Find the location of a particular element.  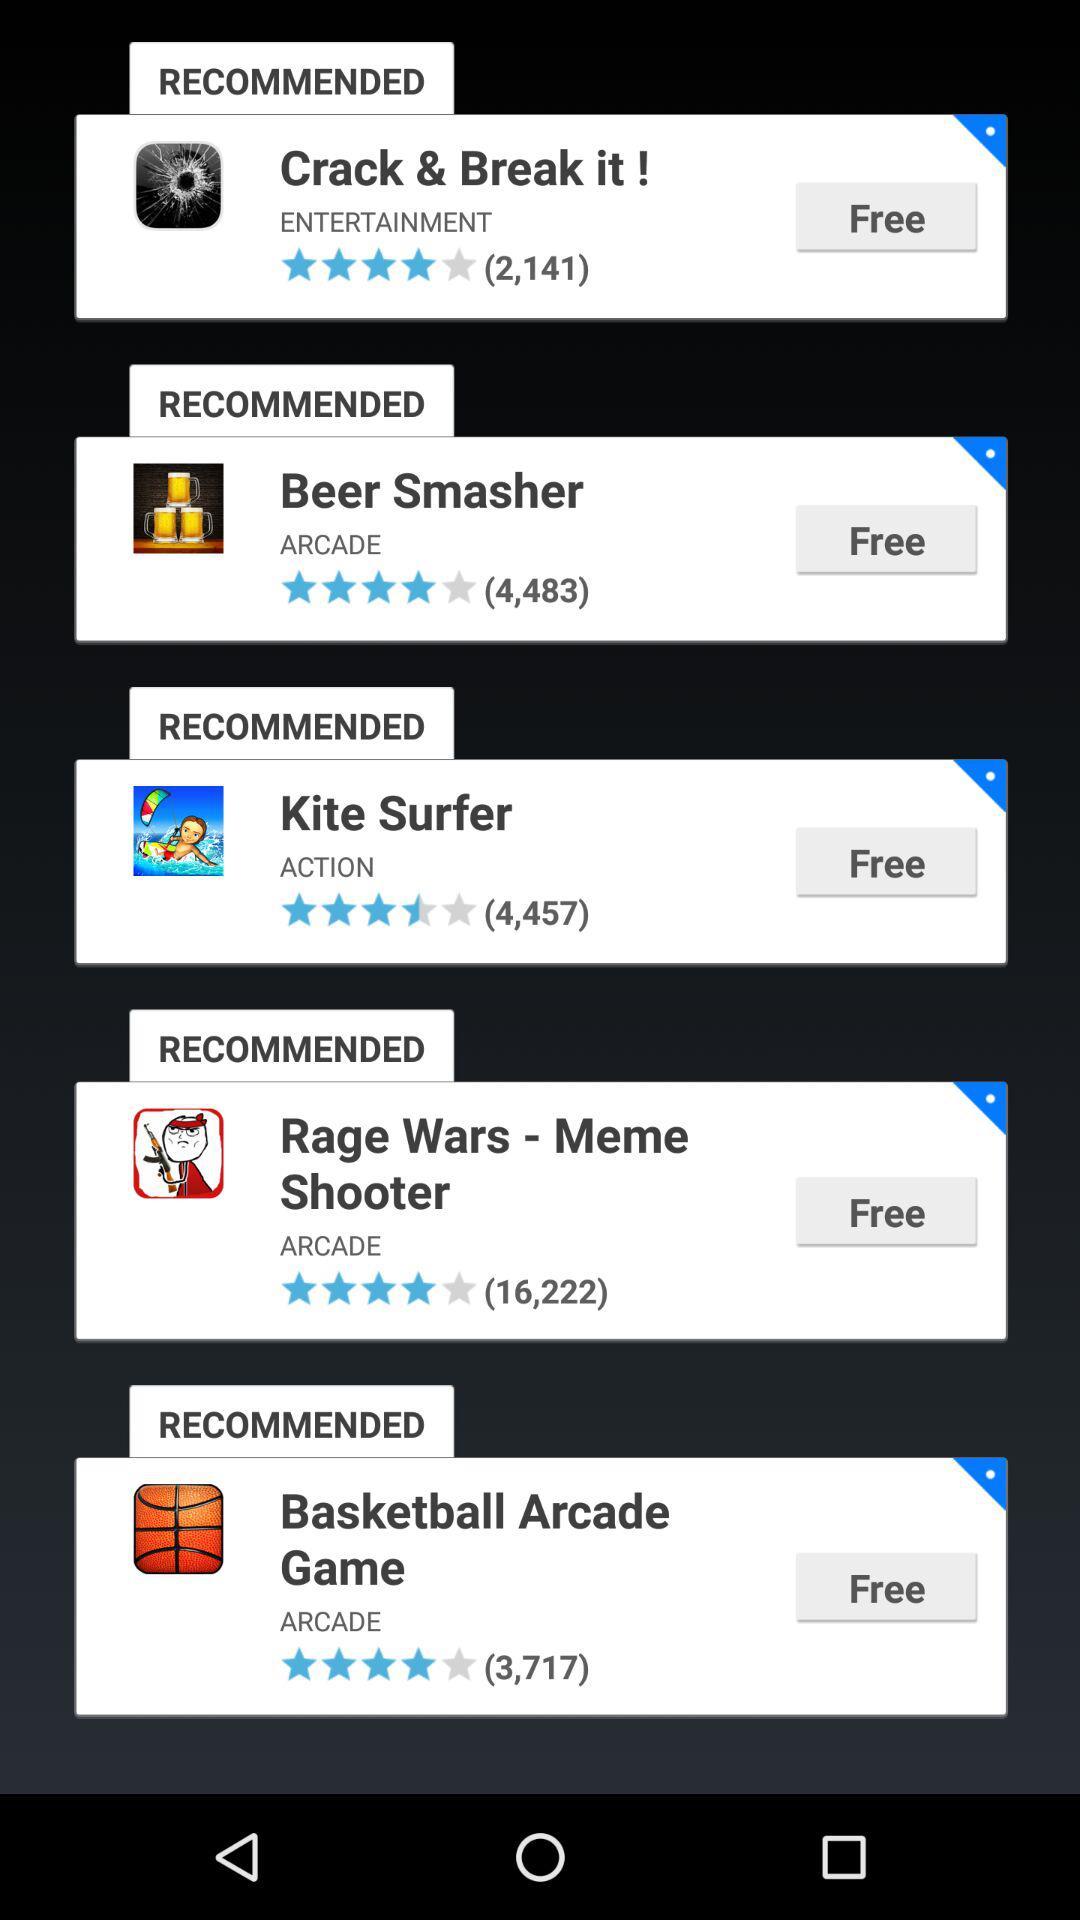

app below the arcade app is located at coordinates (458, 1288).